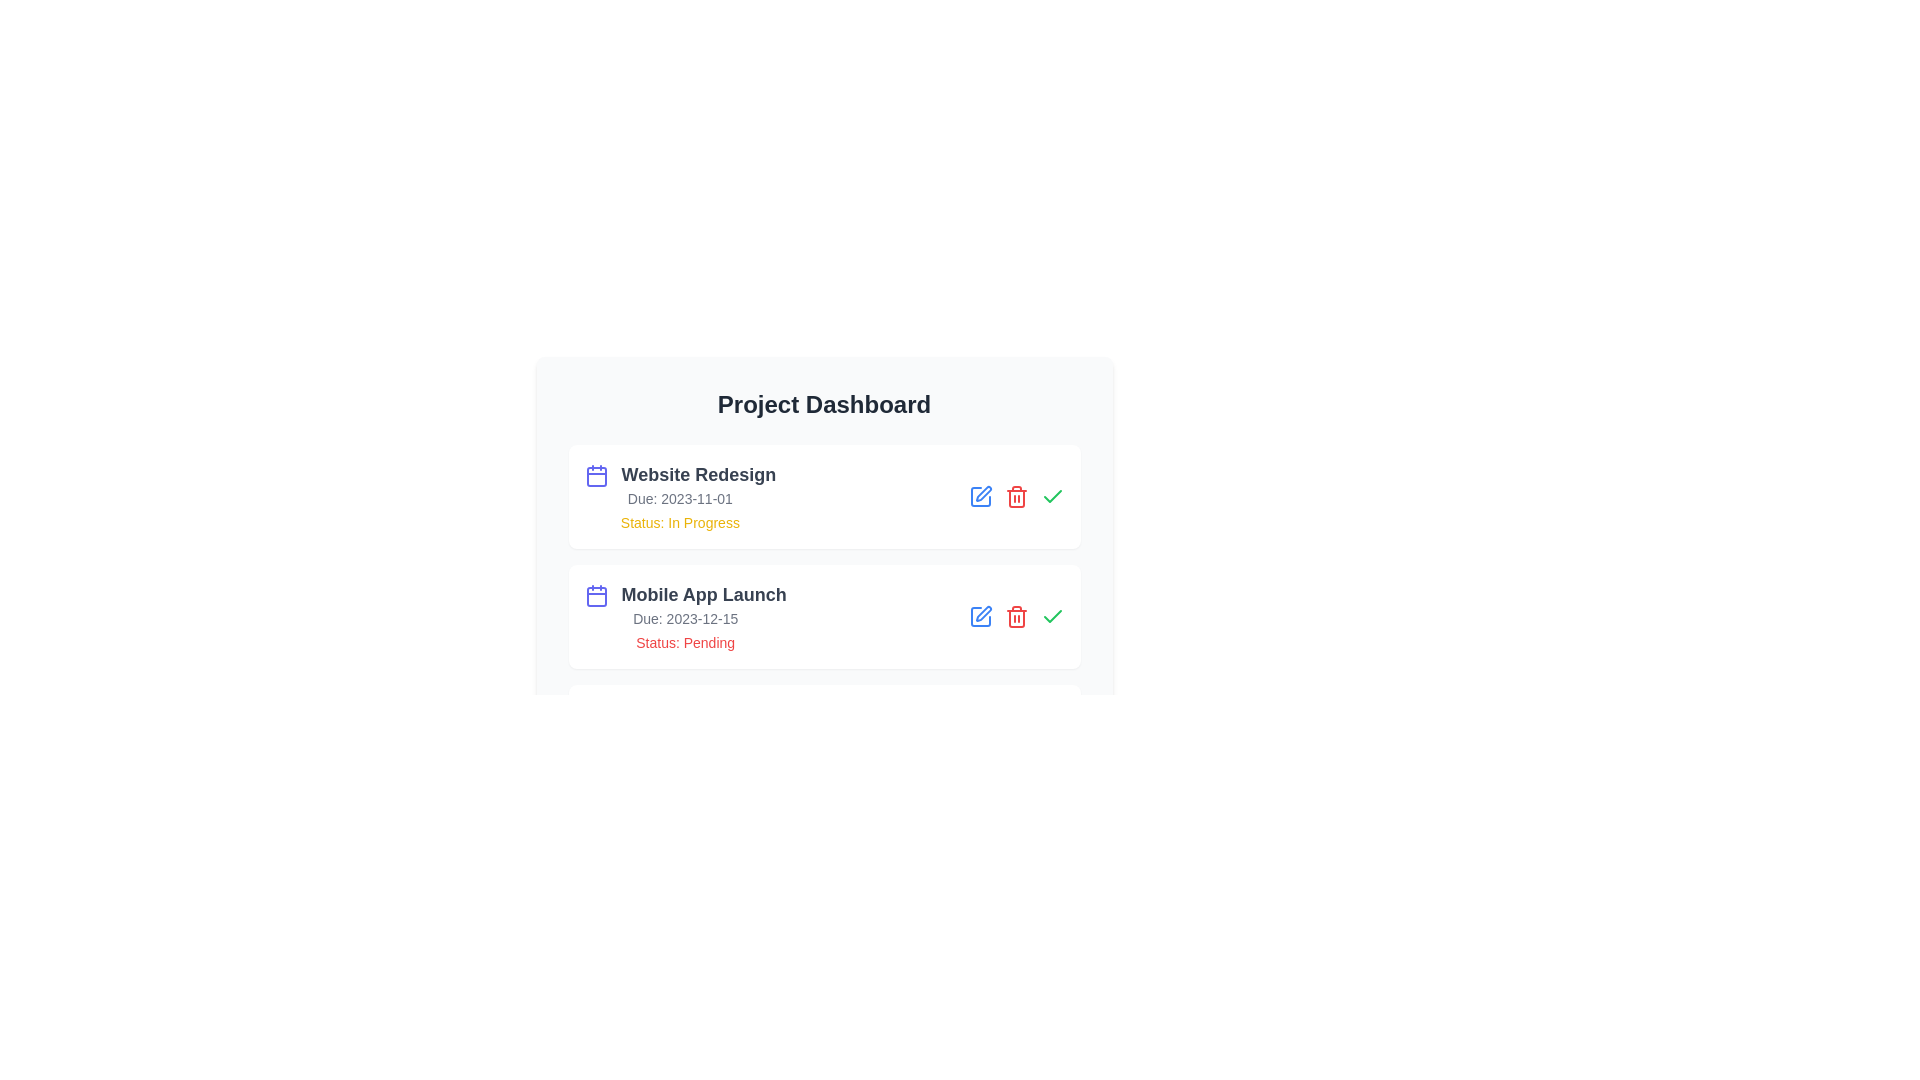 The image size is (1920, 1080). I want to click on the edit button for the project Mobile App Launch, so click(980, 616).